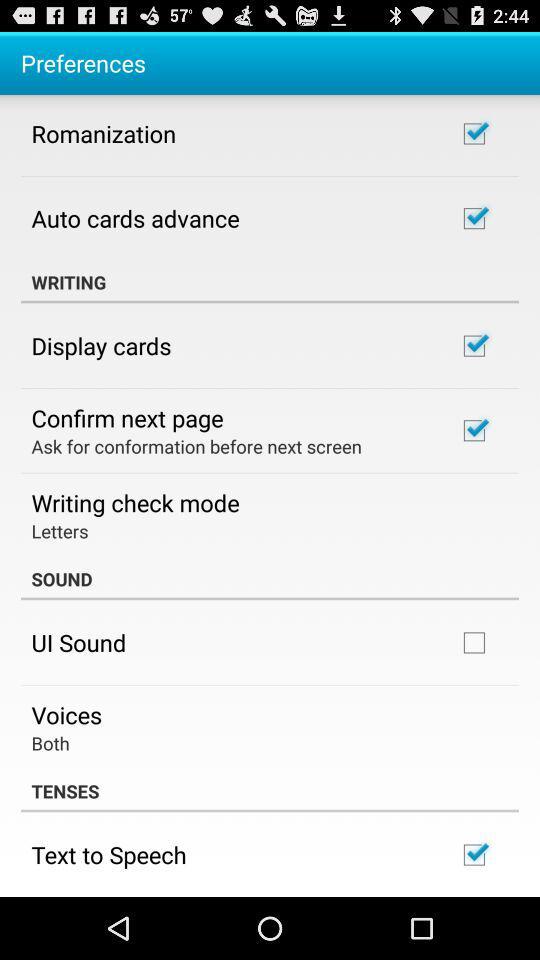 This screenshot has width=540, height=960. Describe the element at coordinates (59, 529) in the screenshot. I see `app below the writing check mode icon` at that location.